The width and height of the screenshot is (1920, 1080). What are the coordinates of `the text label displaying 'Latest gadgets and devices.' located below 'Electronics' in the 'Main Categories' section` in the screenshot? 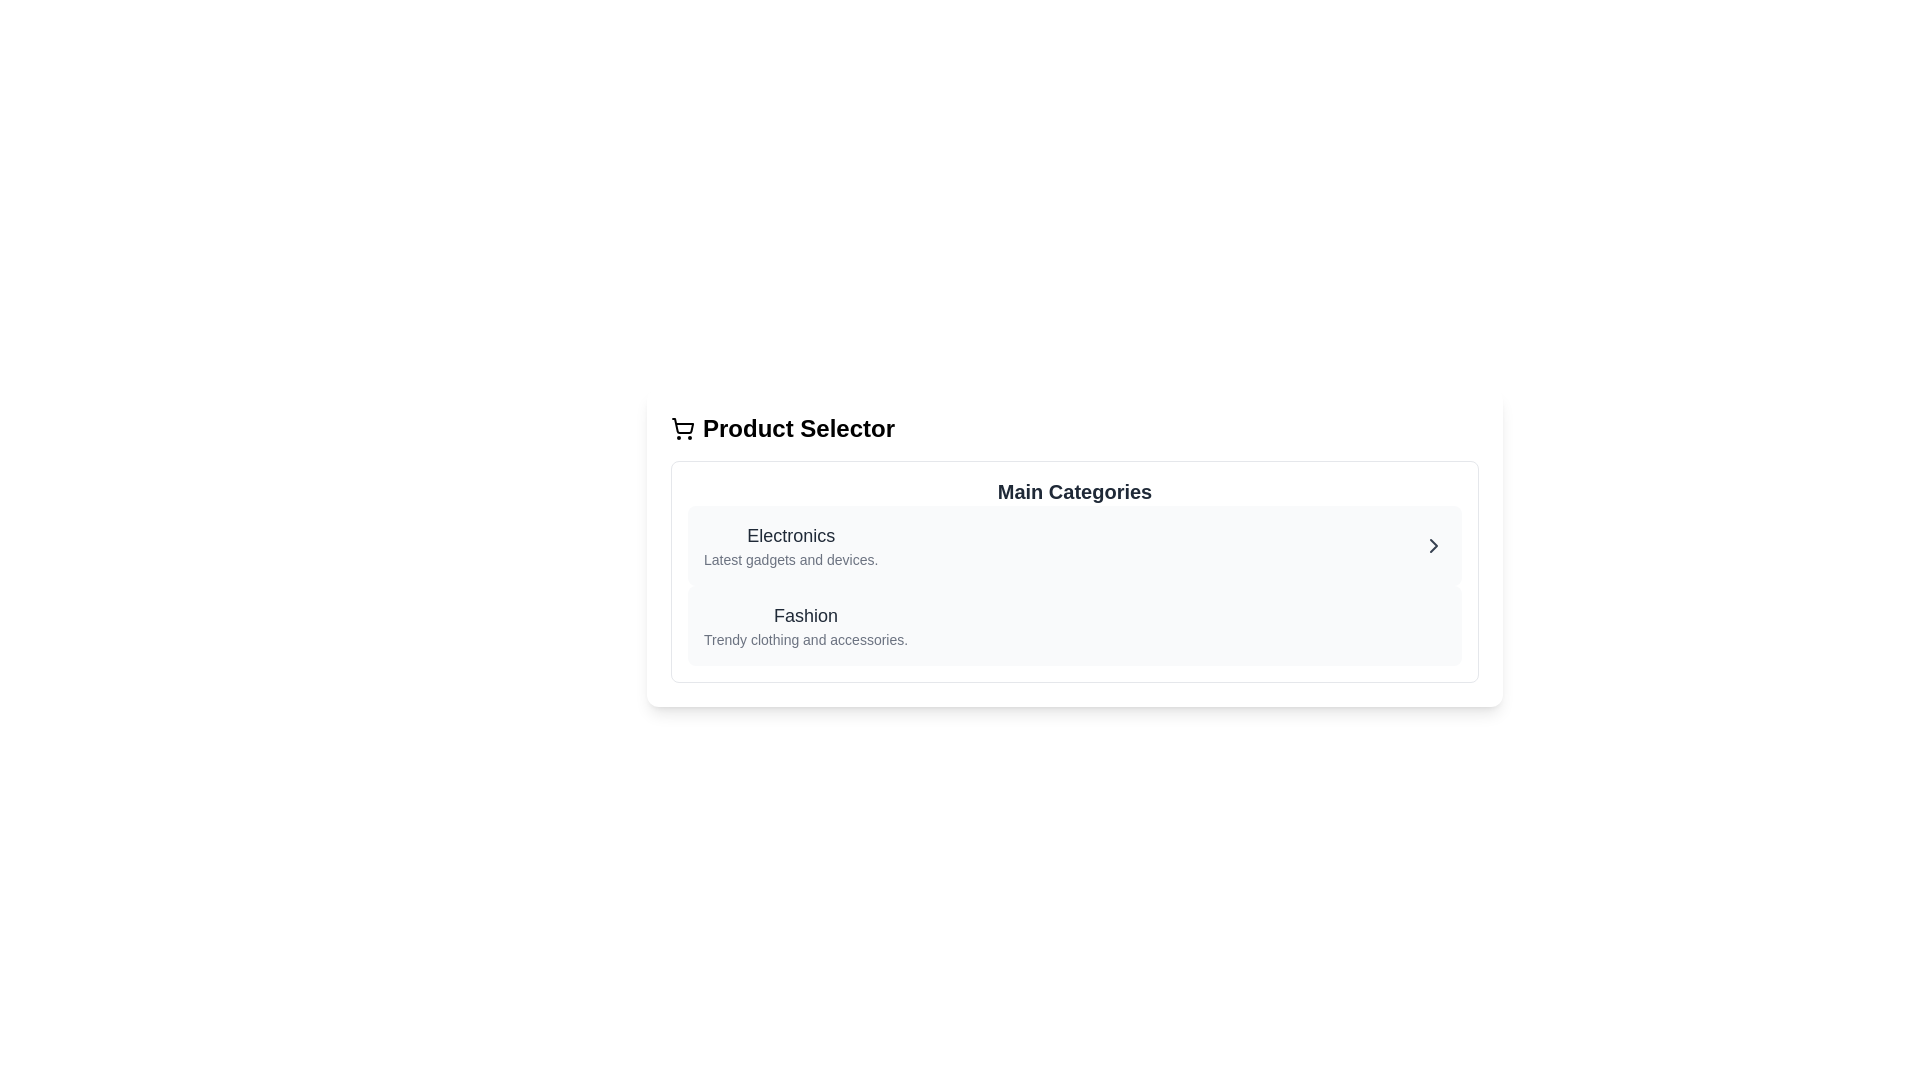 It's located at (790, 559).